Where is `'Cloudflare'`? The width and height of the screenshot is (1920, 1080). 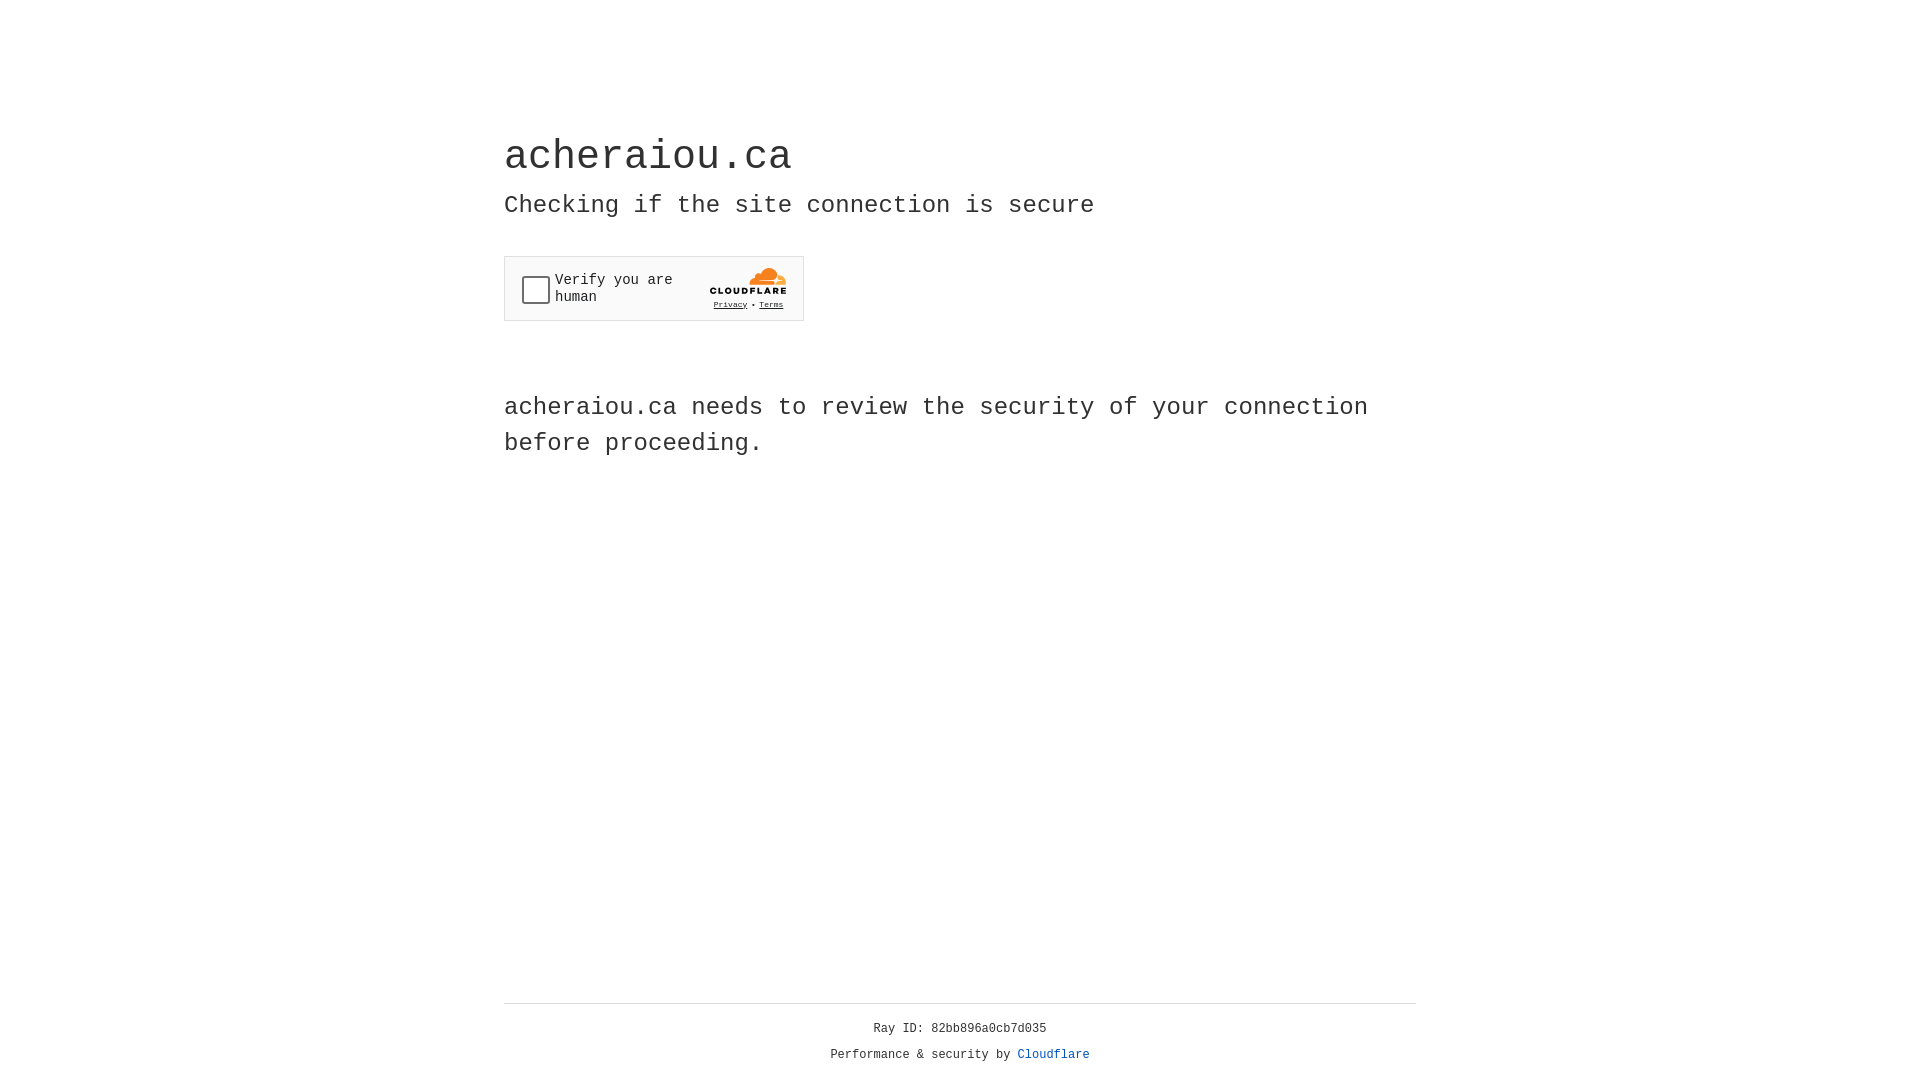
'Cloudflare' is located at coordinates (1053, 1054).